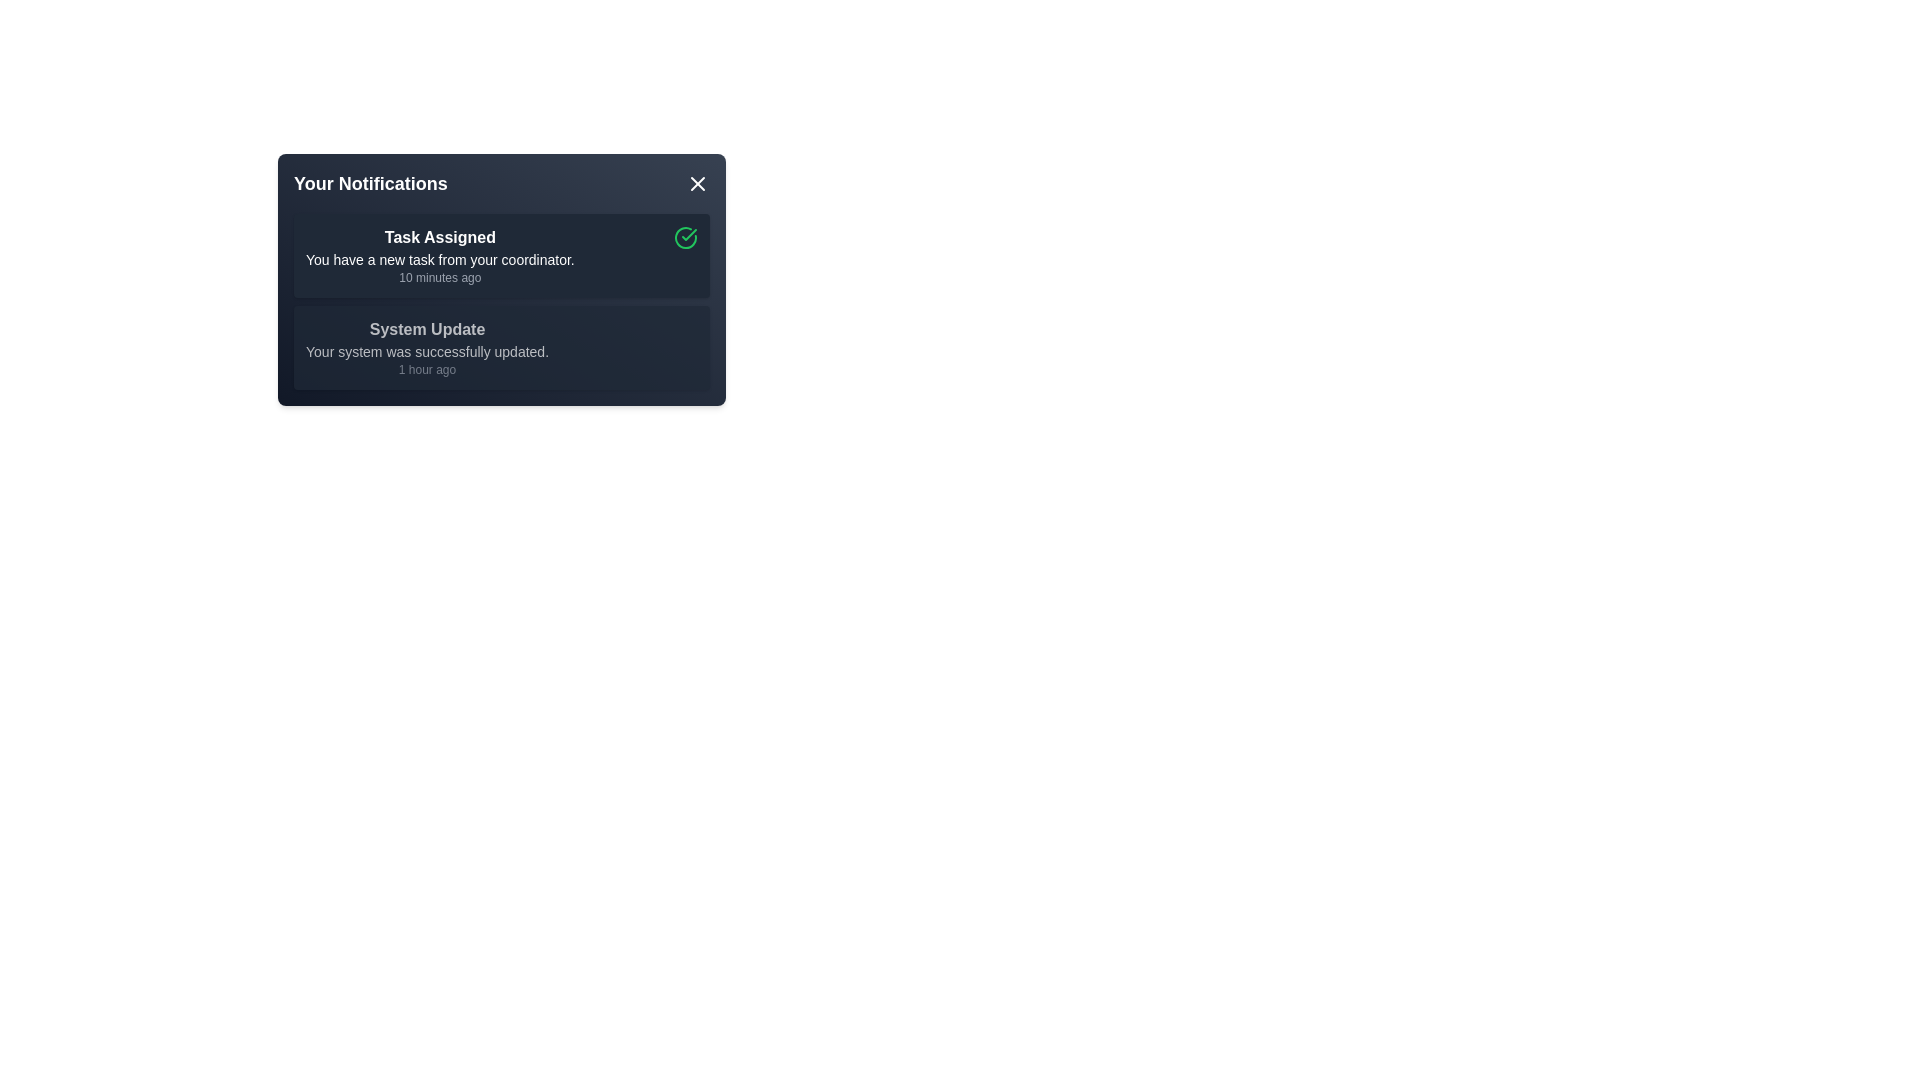 The width and height of the screenshot is (1920, 1080). I want to click on update details from the notification block that displays information about a recent system update, located directly below the 'Task Assigned' notification in the popup, so click(502, 346).